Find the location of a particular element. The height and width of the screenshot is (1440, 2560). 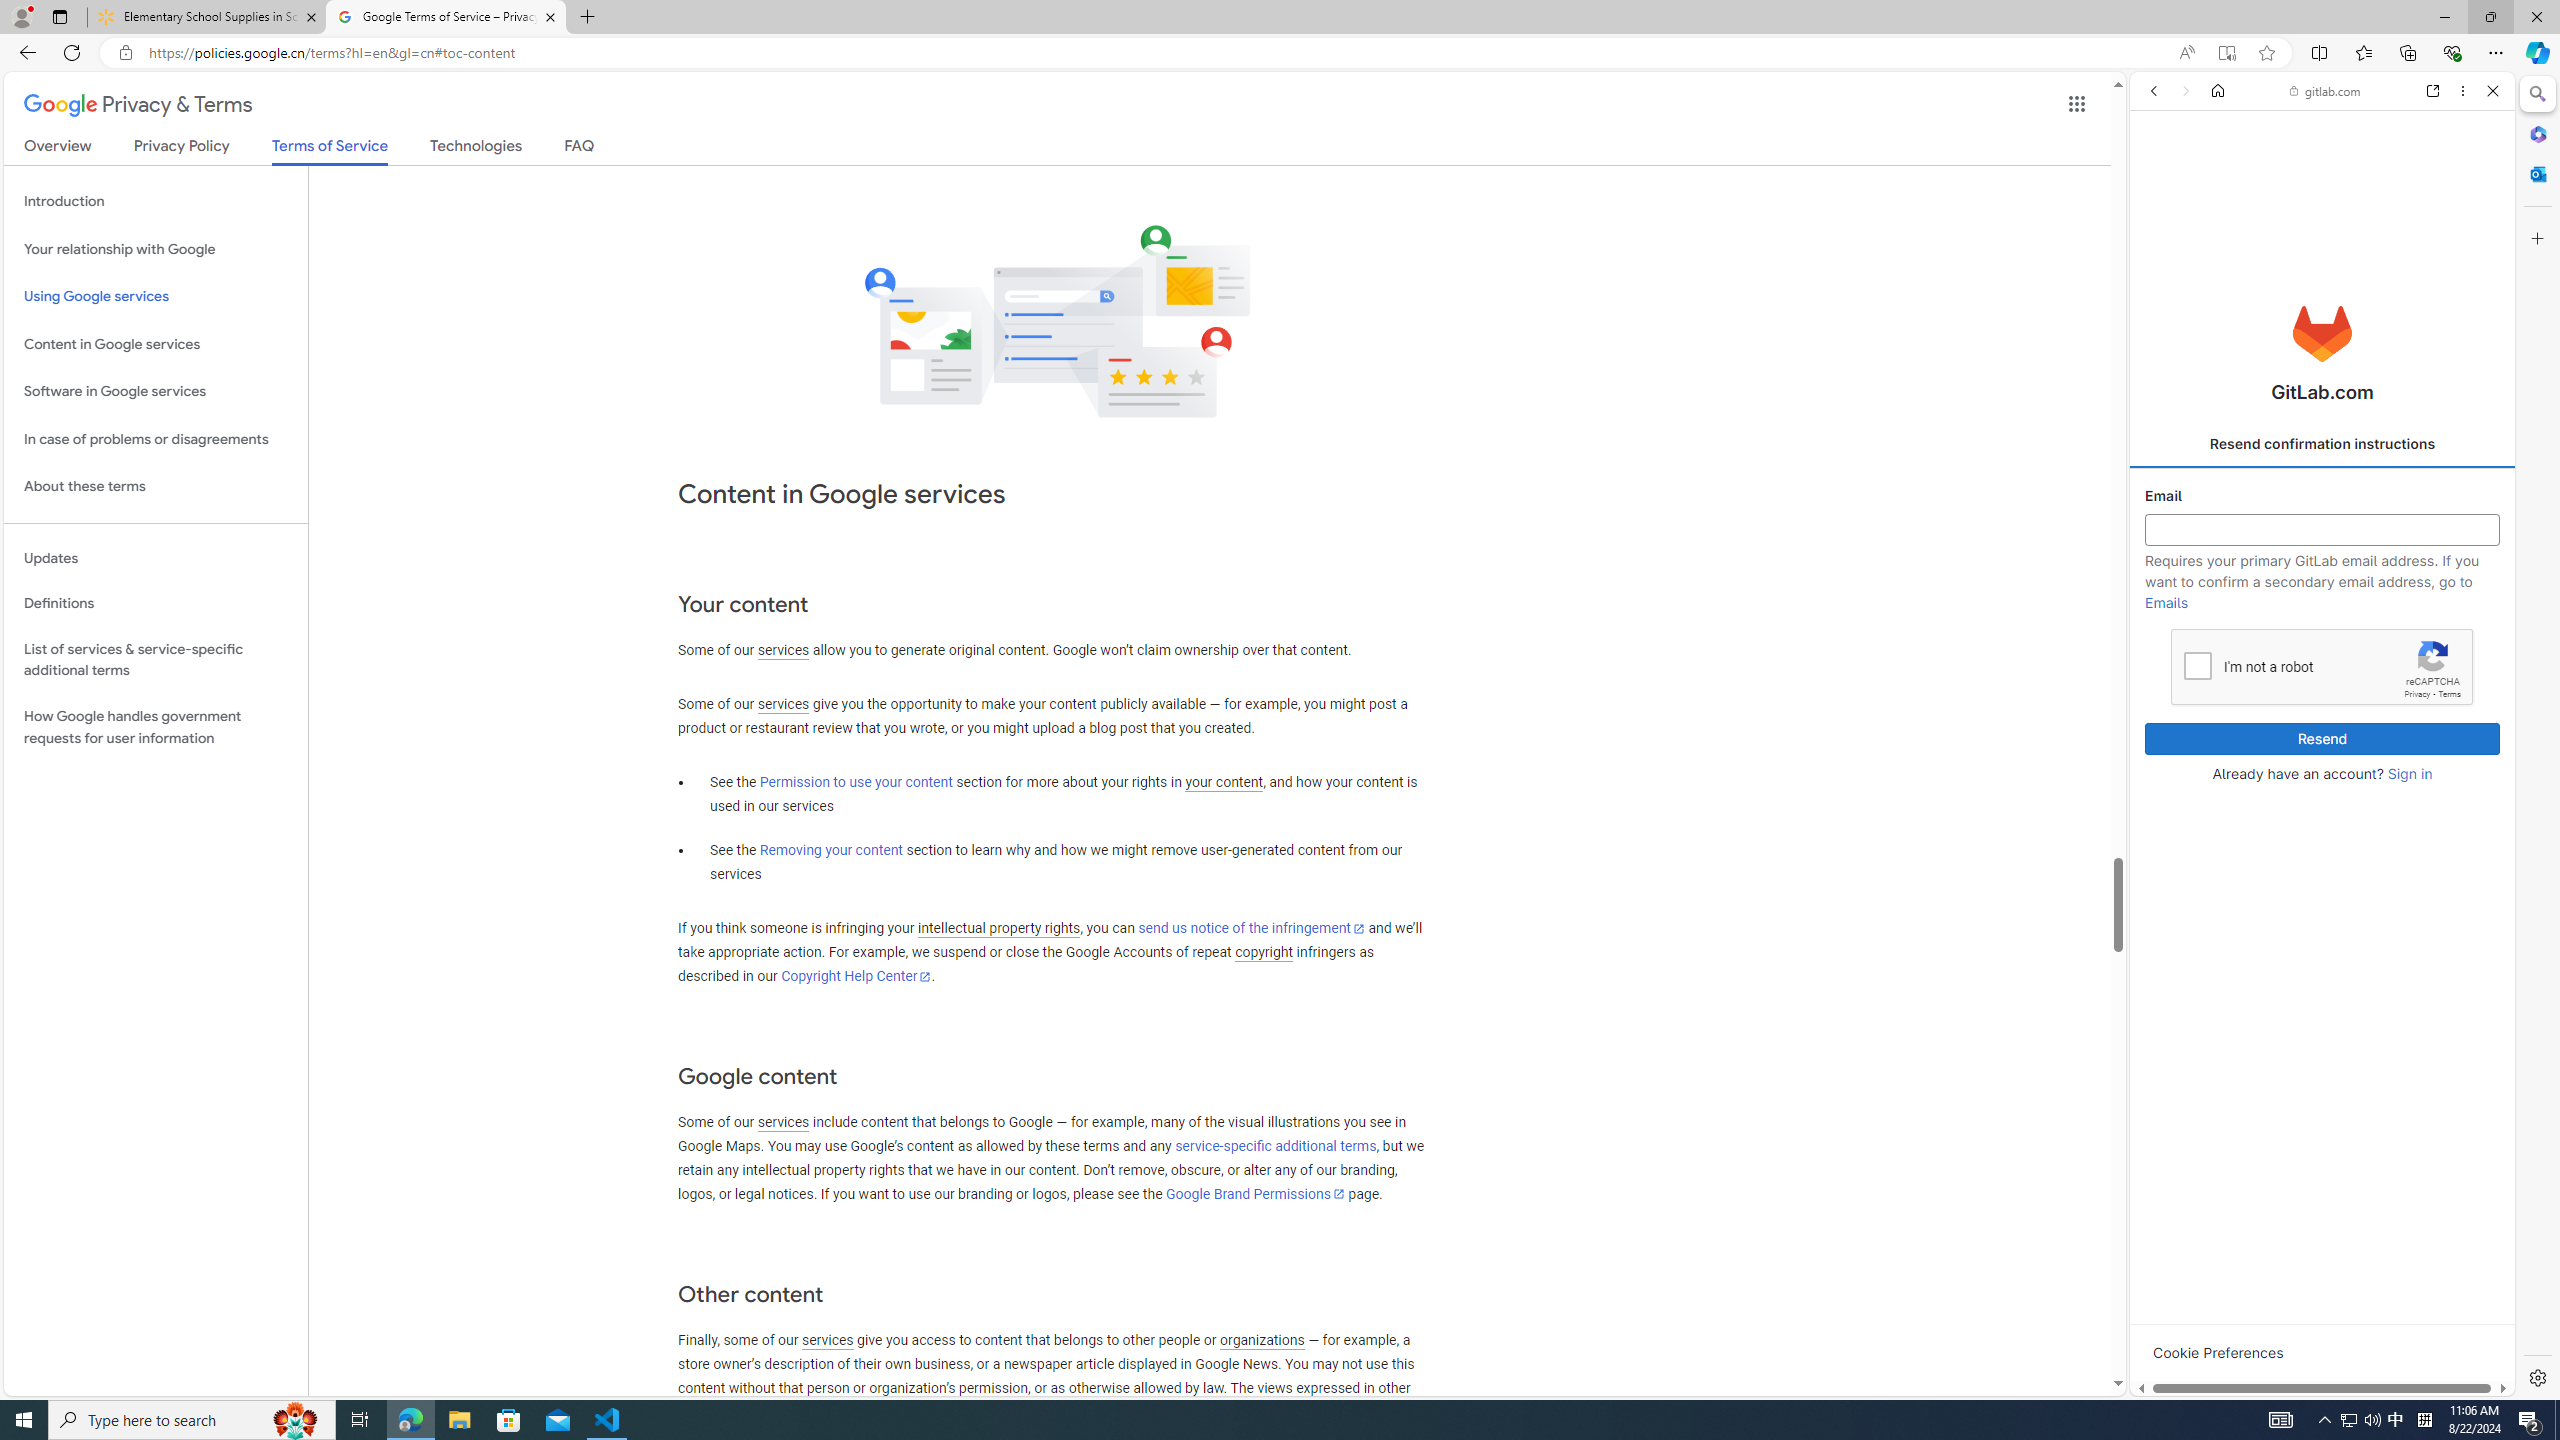

'Cookie Preferences' is located at coordinates (2217, 1351).